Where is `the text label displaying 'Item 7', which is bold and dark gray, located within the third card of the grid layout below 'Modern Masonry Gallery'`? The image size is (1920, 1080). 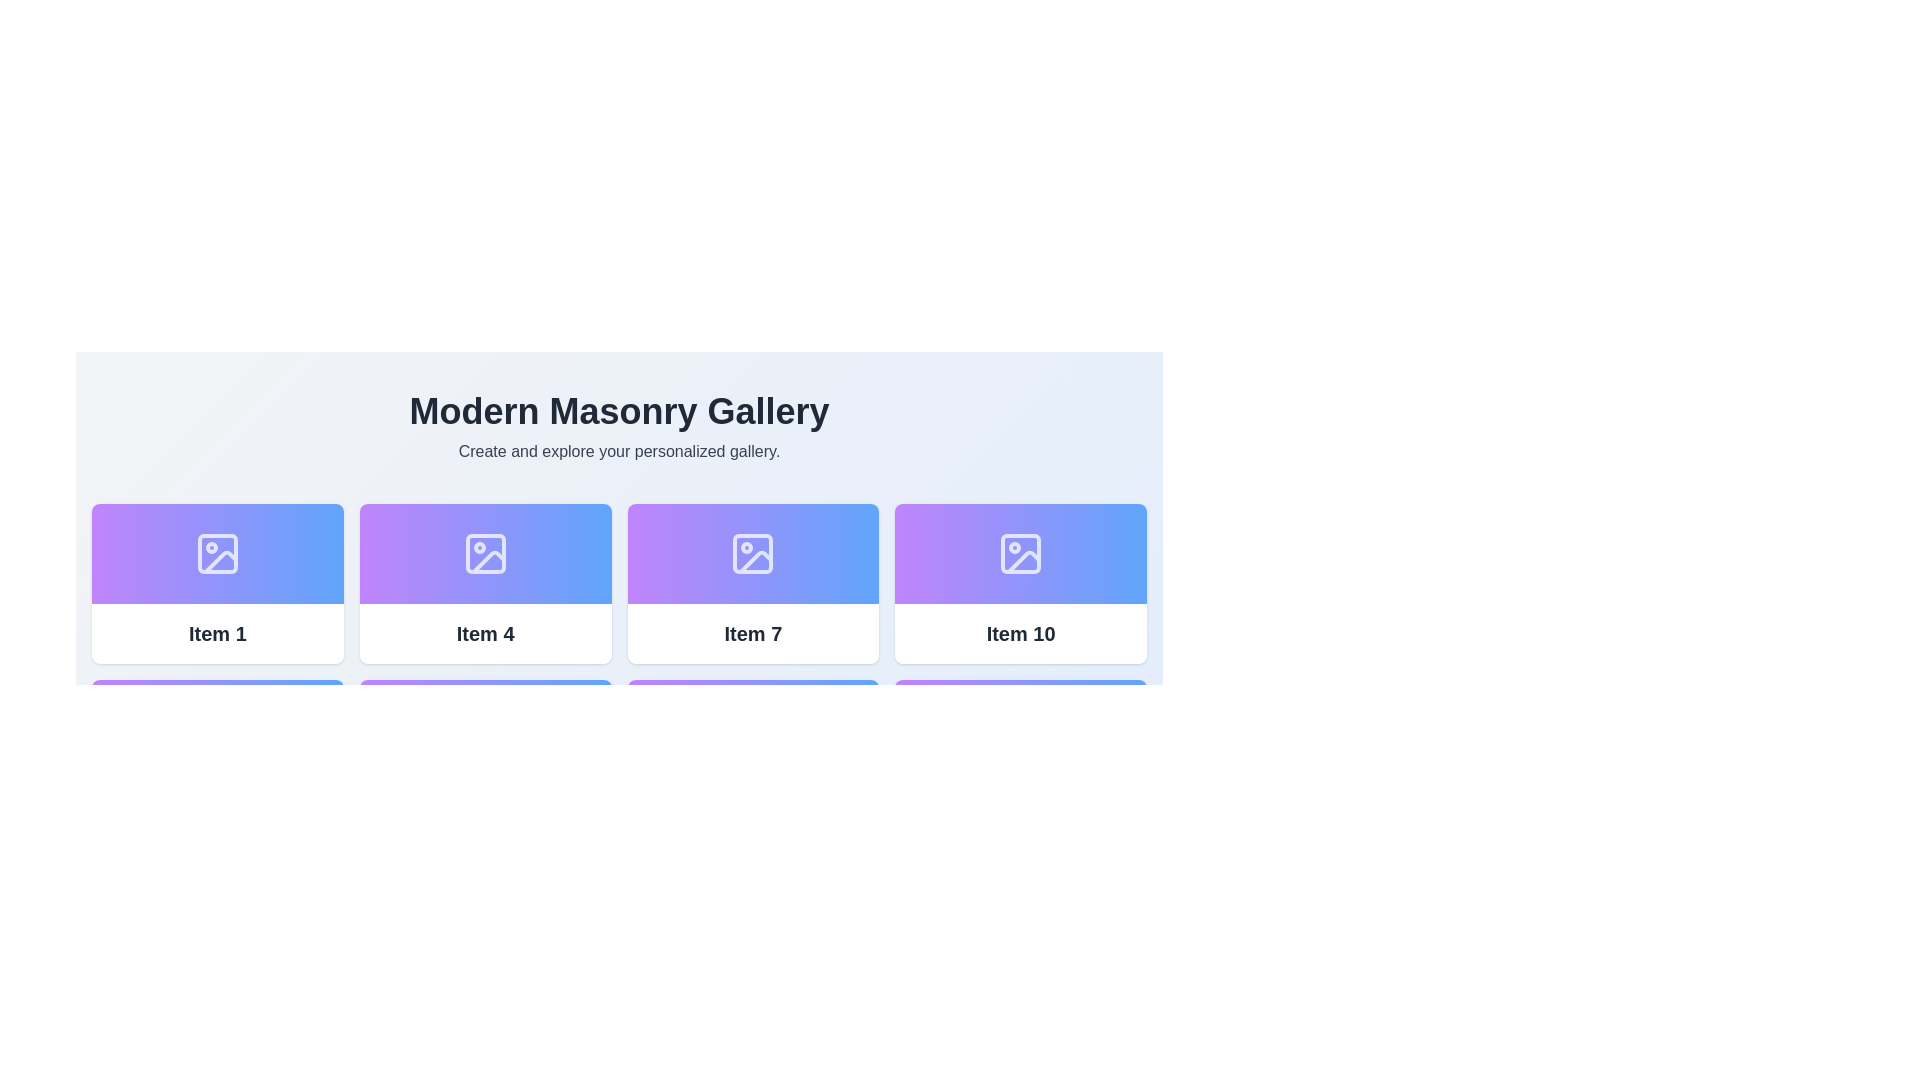
the text label displaying 'Item 7', which is bold and dark gray, located within the third card of the grid layout below 'Modern Masonry Gallery' is located at coordinates (752, 633).